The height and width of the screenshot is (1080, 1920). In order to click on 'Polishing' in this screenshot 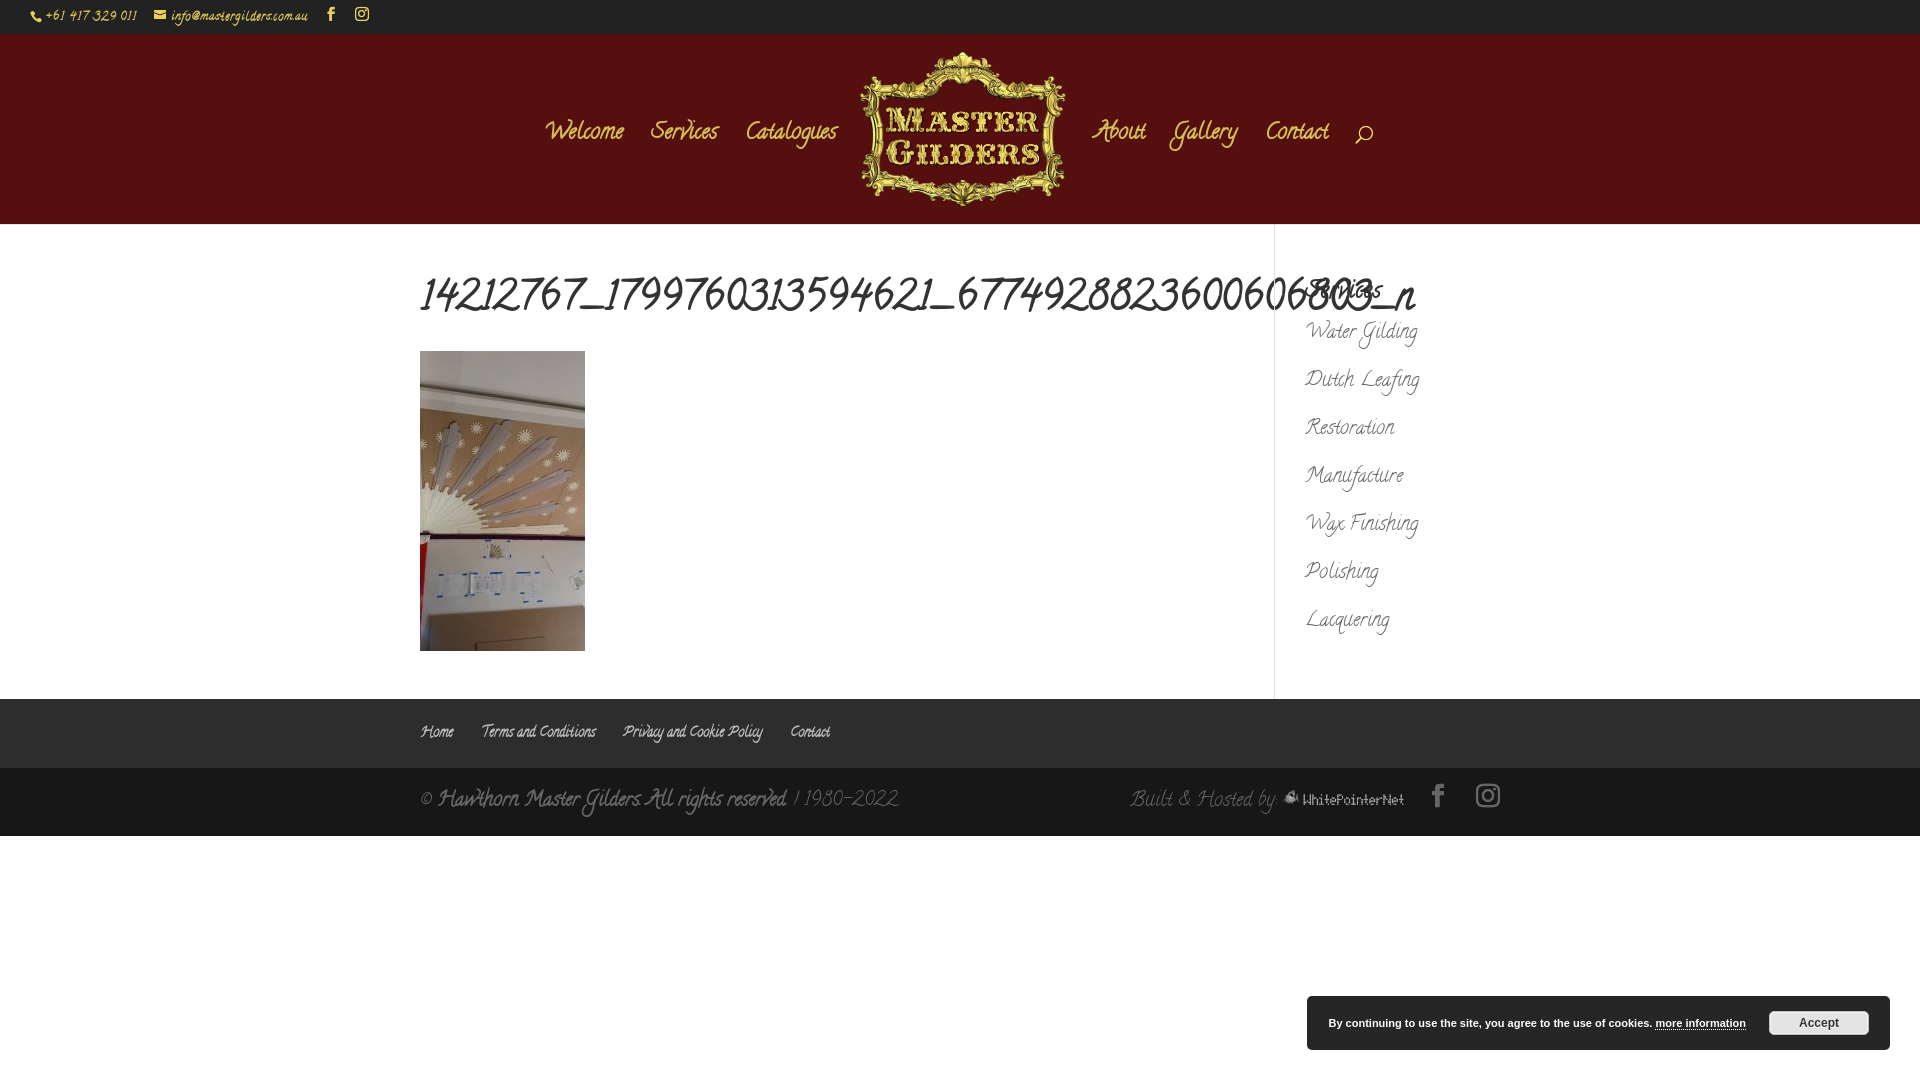, I will do `click(1341, 573)`.